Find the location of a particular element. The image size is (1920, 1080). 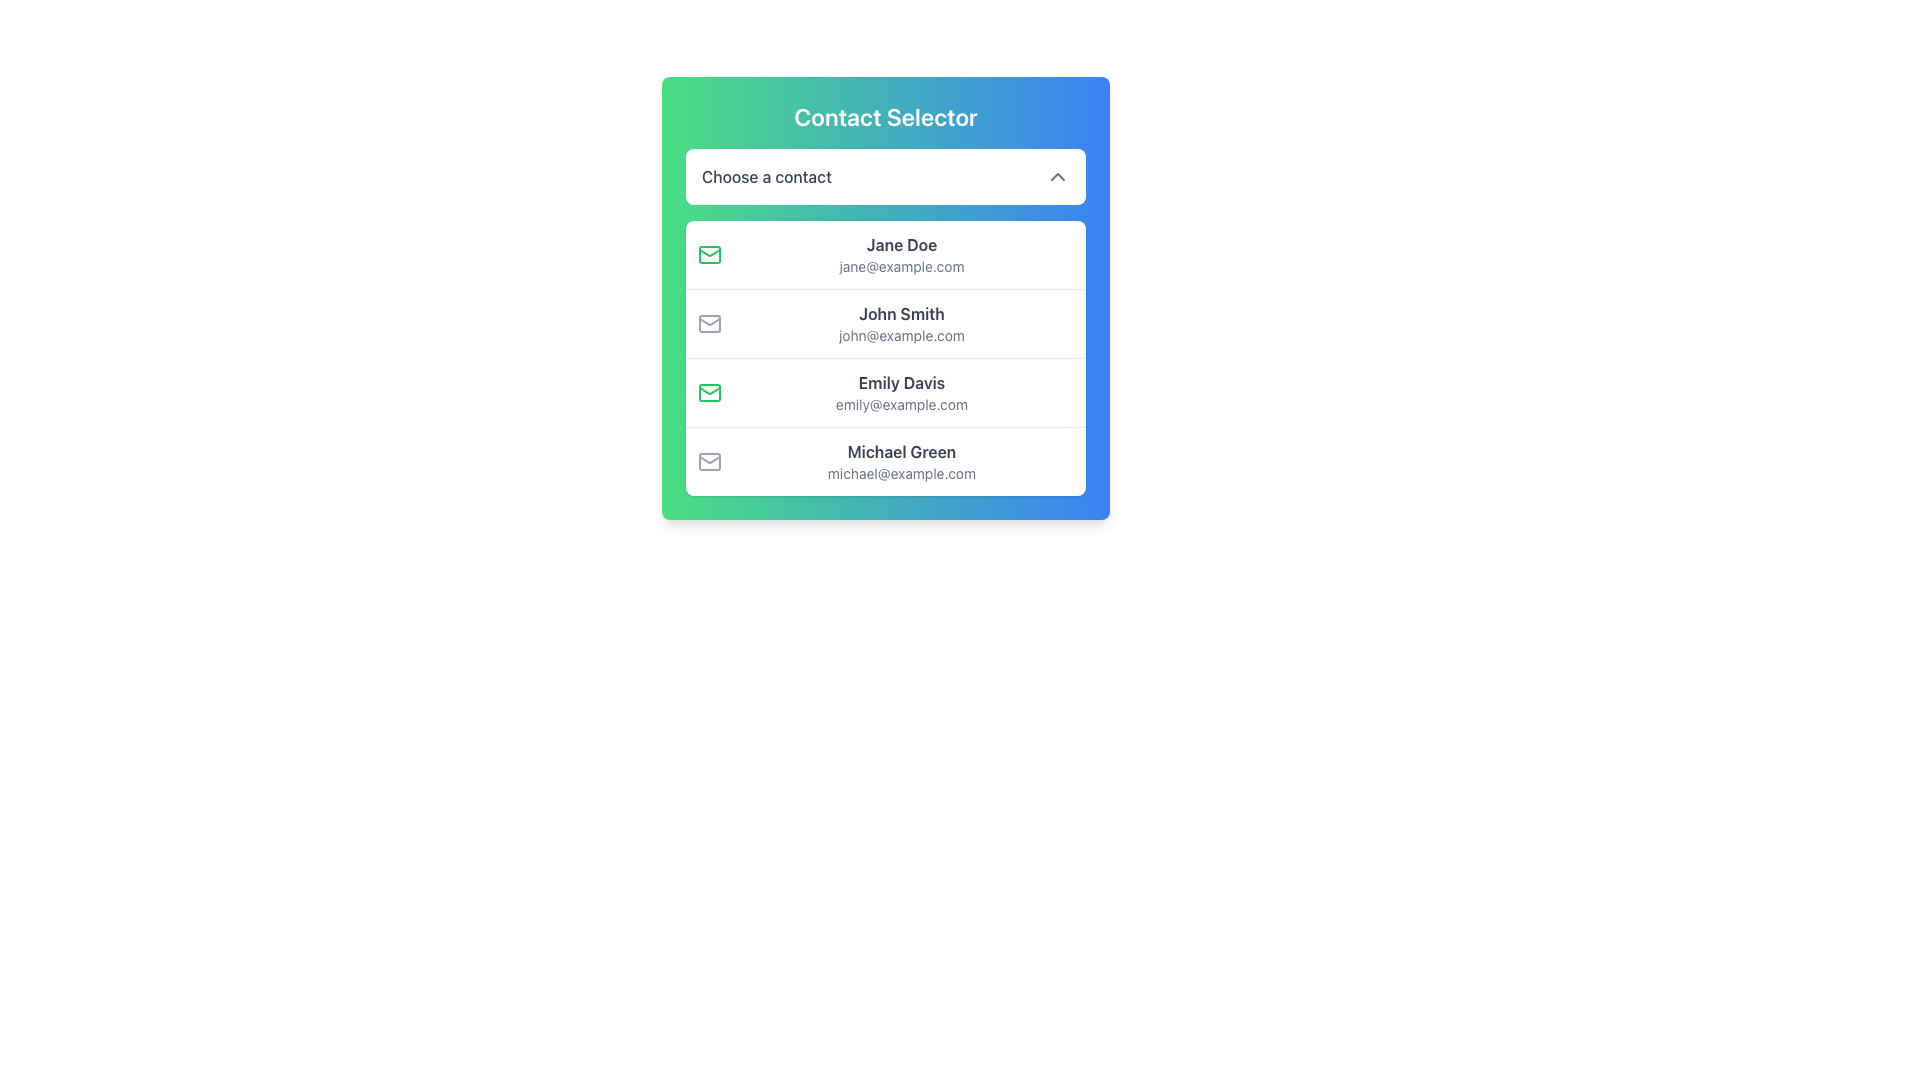

the static title element displaying 'Contact Selector', which is centered and bolded at the top of the dialog box is located at coordinates (885, 116).